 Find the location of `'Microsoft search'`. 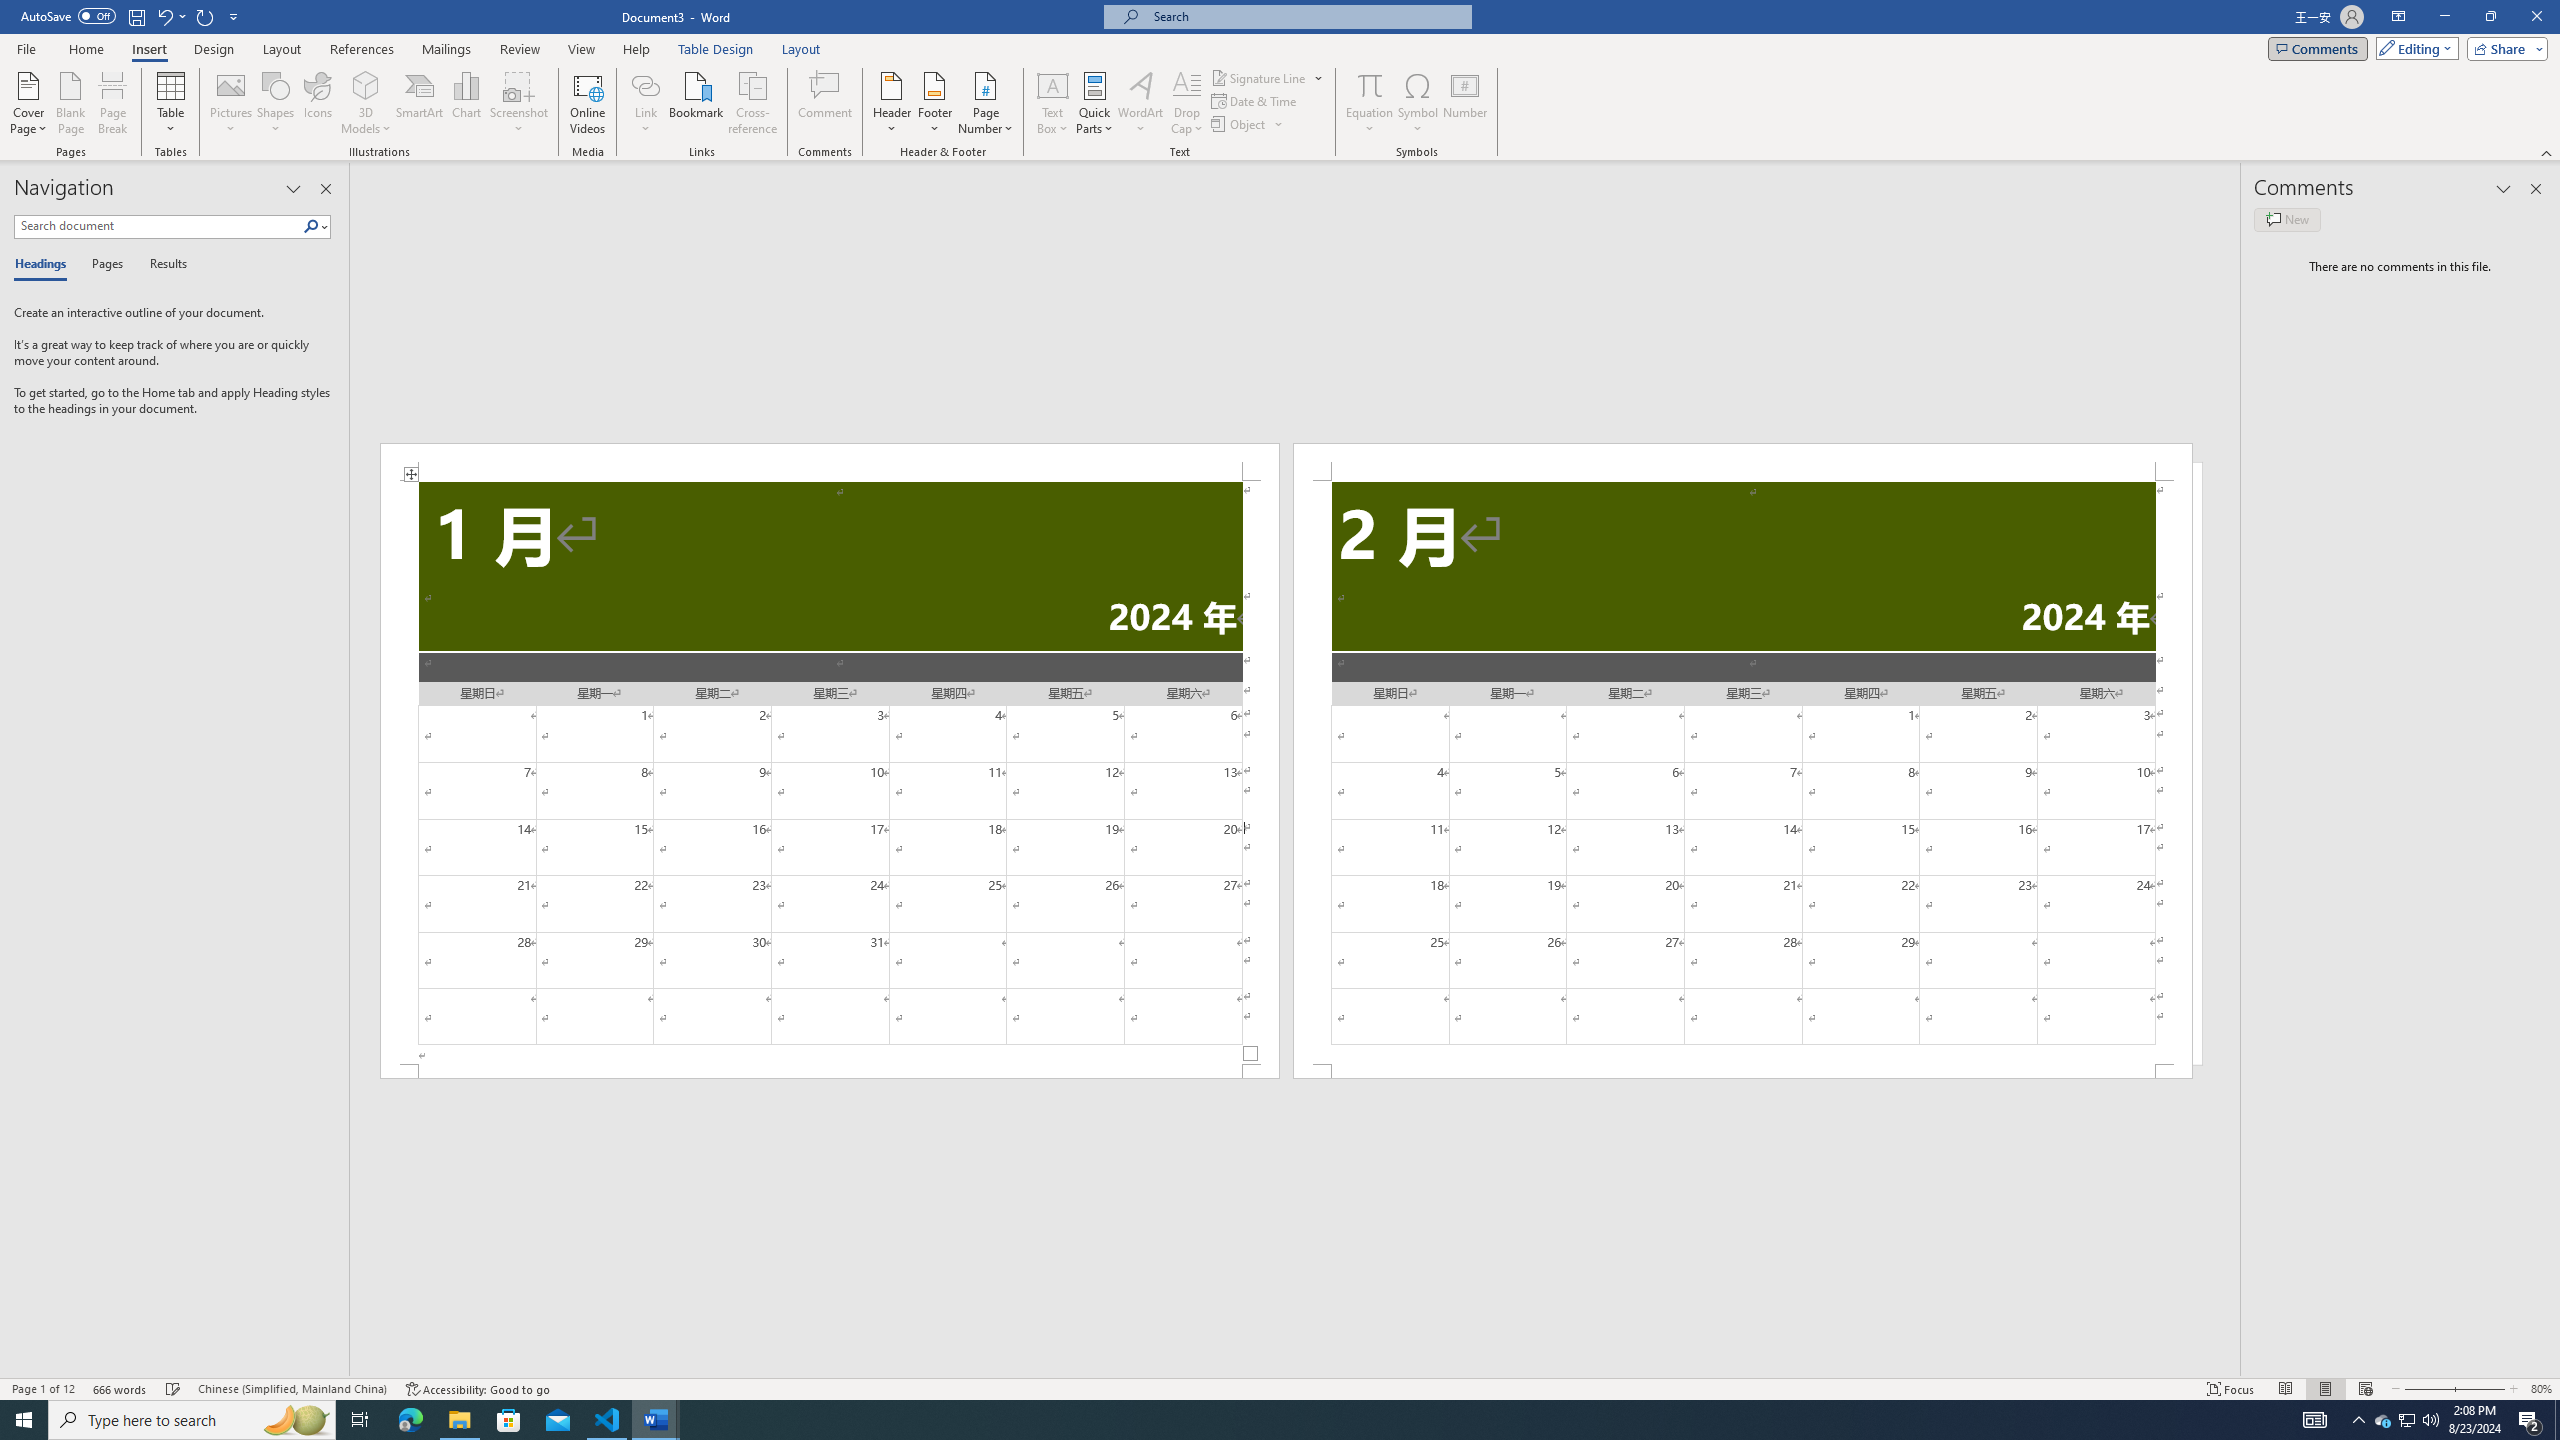

'Microsoft search' is located at coordinates (1304, 16).